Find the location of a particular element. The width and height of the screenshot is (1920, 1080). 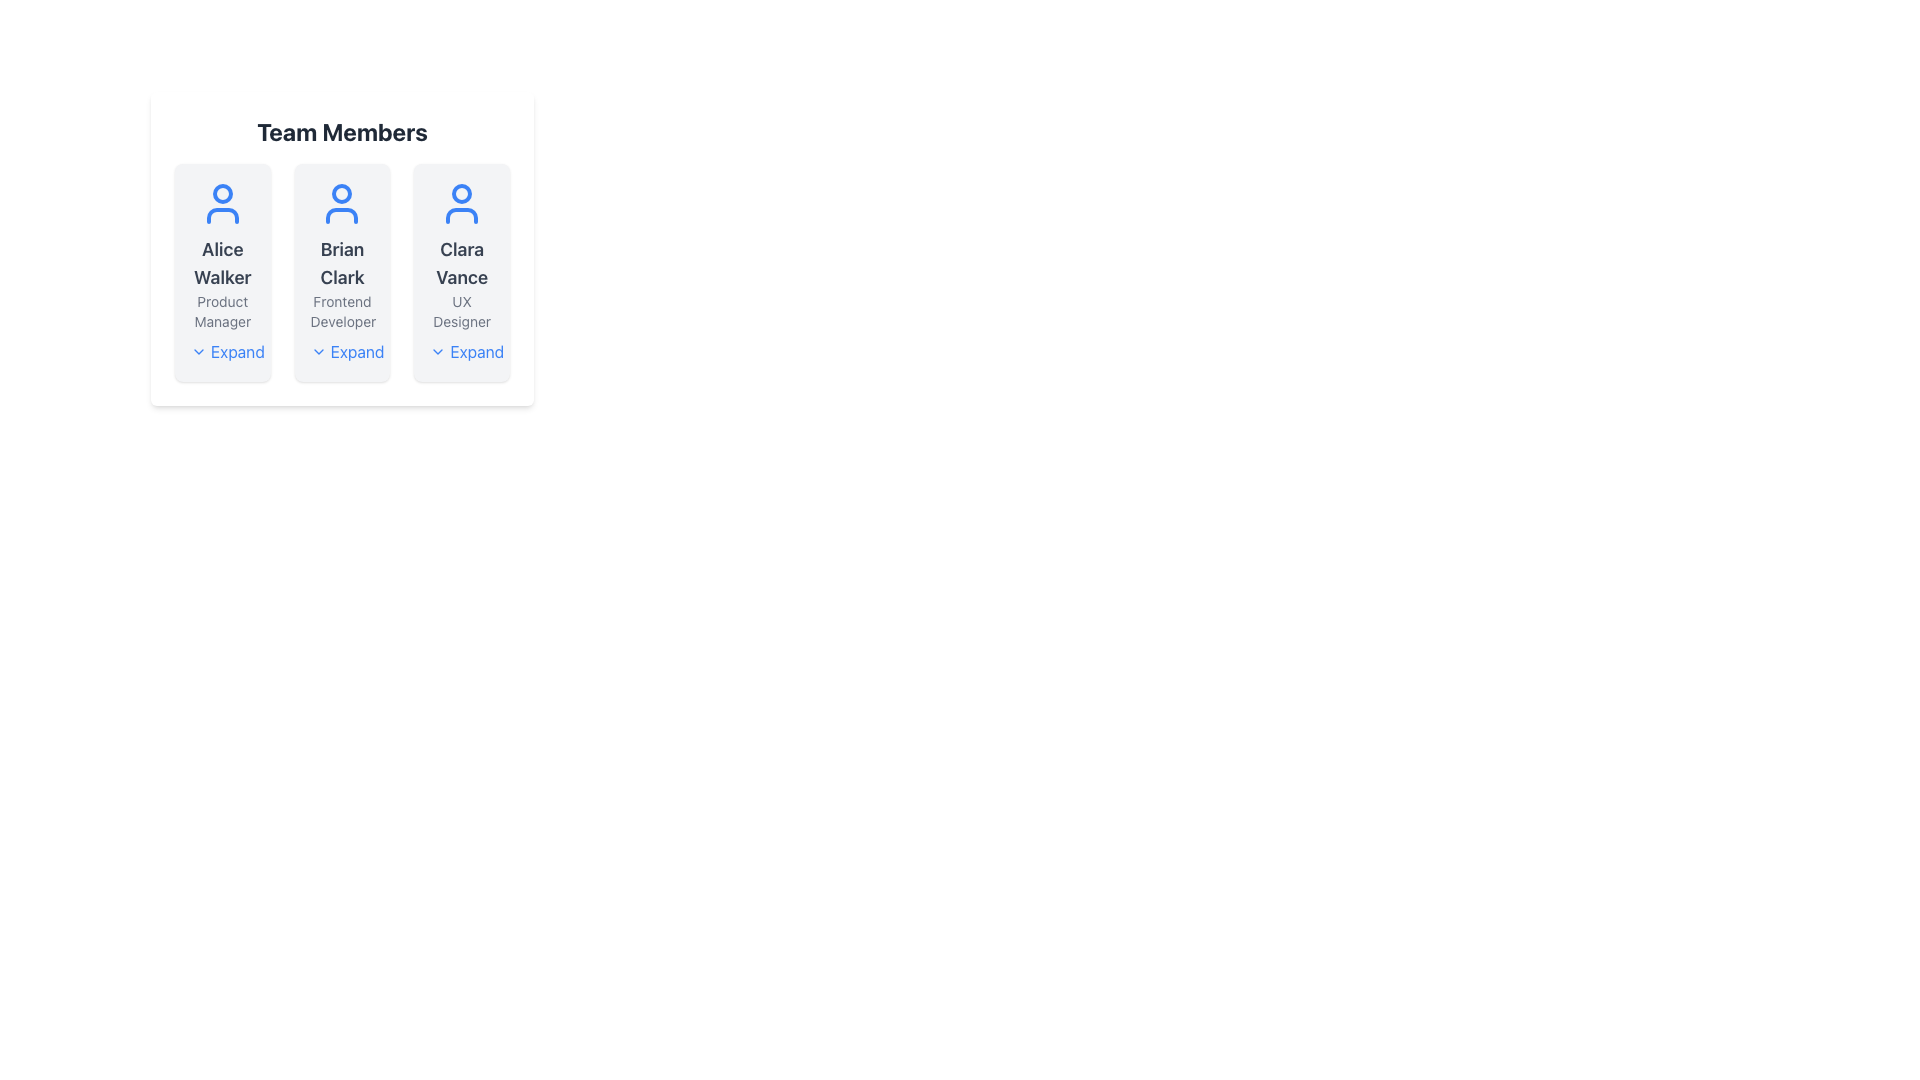

Text Label that describes the job title or role of 'Clara Vance', located directly below her name and above the 'Expand' link in the rightmost card of the three-column grid is located at coordinates (461, 312).